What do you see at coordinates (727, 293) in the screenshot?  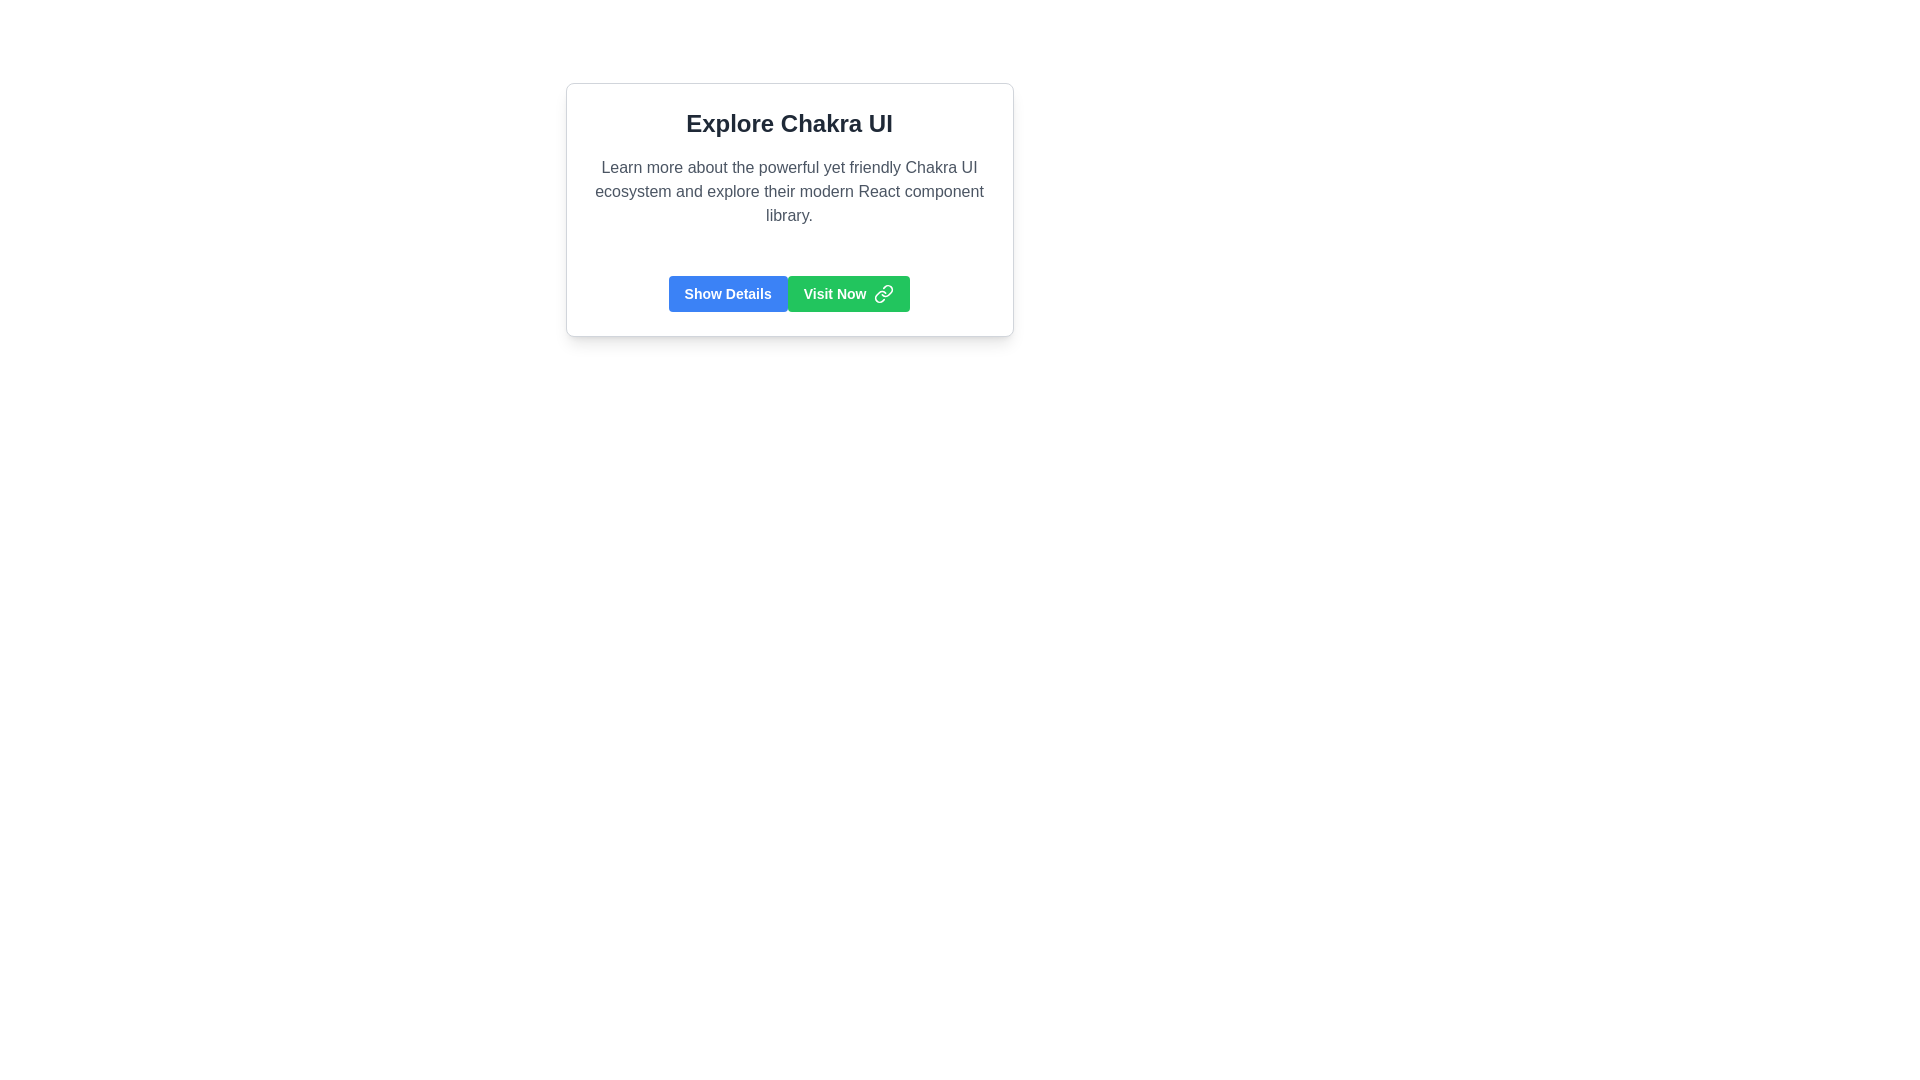 I see `the 'Show Details' button, which has a bright blue background and white text, located in the lower section of the 'Explore Chakra UI' card` at bounding box center [727, 293].